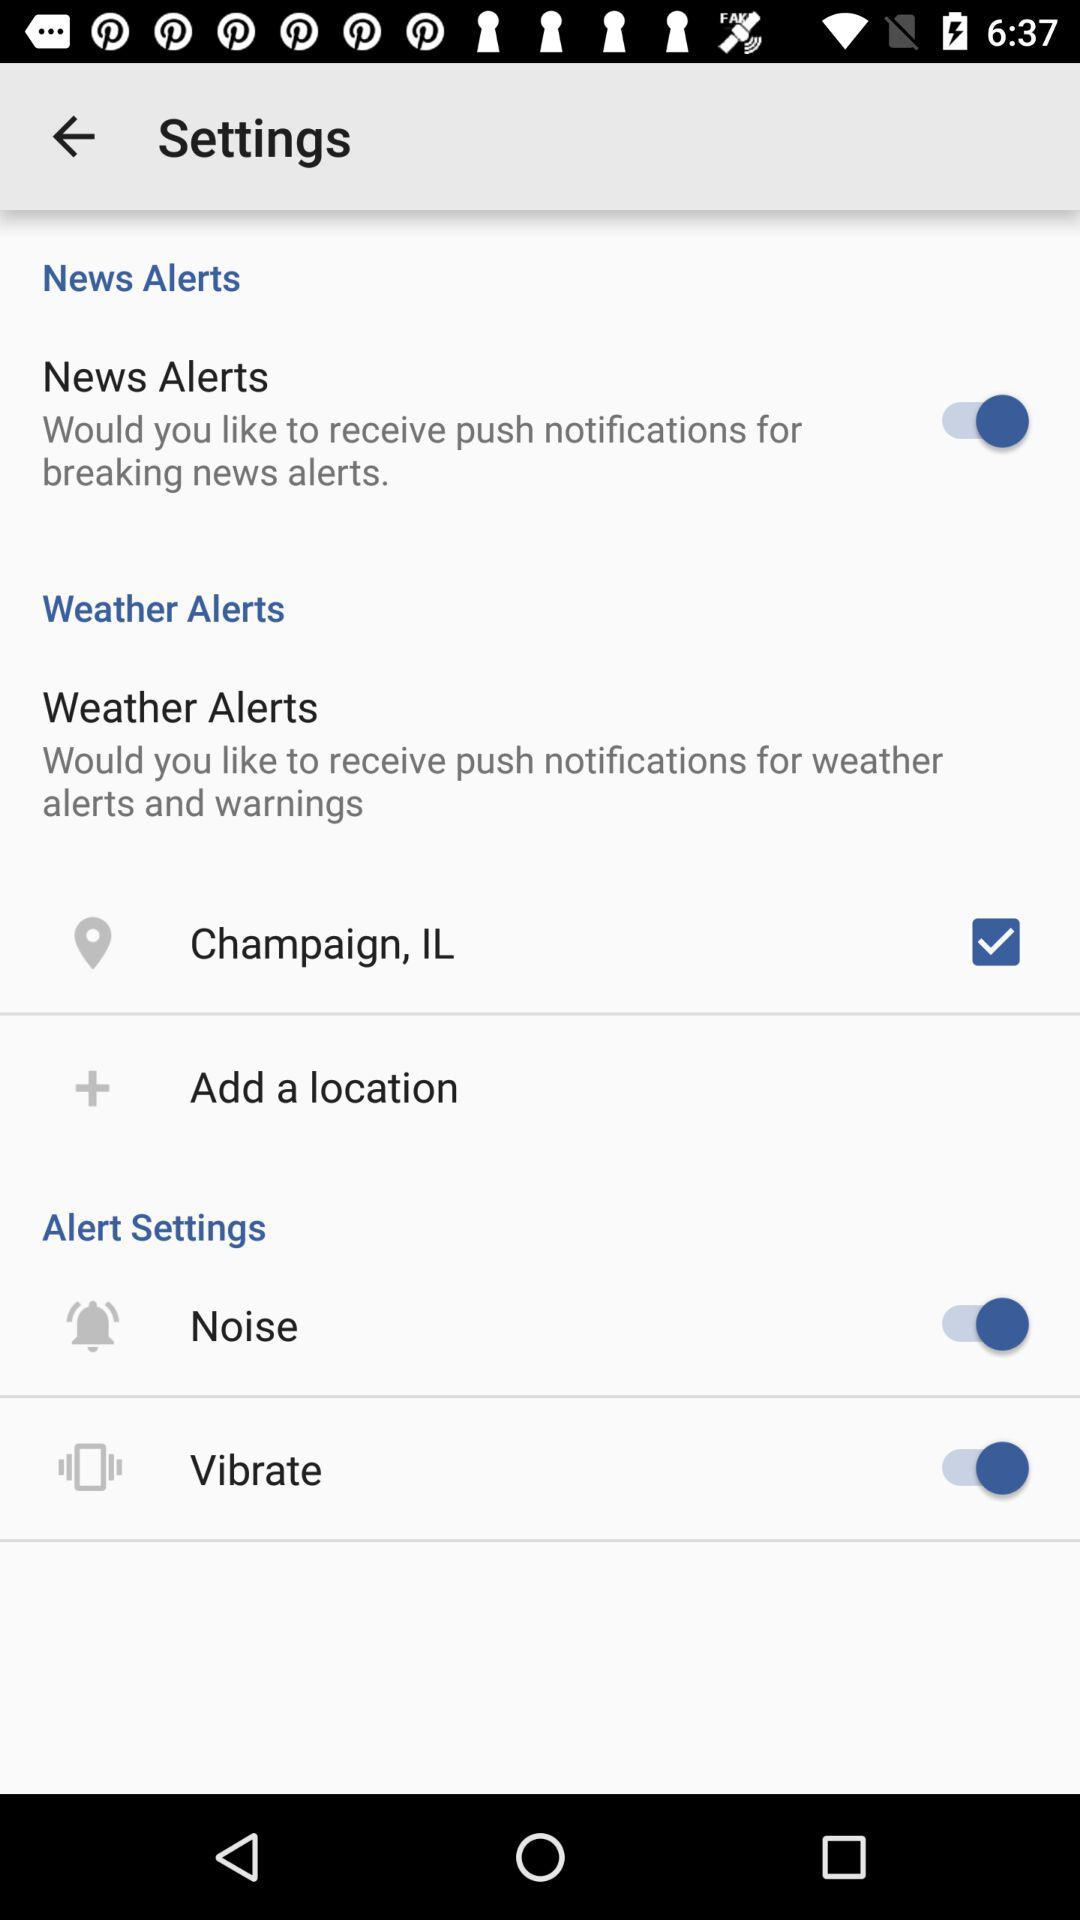 This screenshot has height=1920, width=1080. Describe the element at coordinates (321, 940) in the screenshot. I see `the champaign, il` at that location.